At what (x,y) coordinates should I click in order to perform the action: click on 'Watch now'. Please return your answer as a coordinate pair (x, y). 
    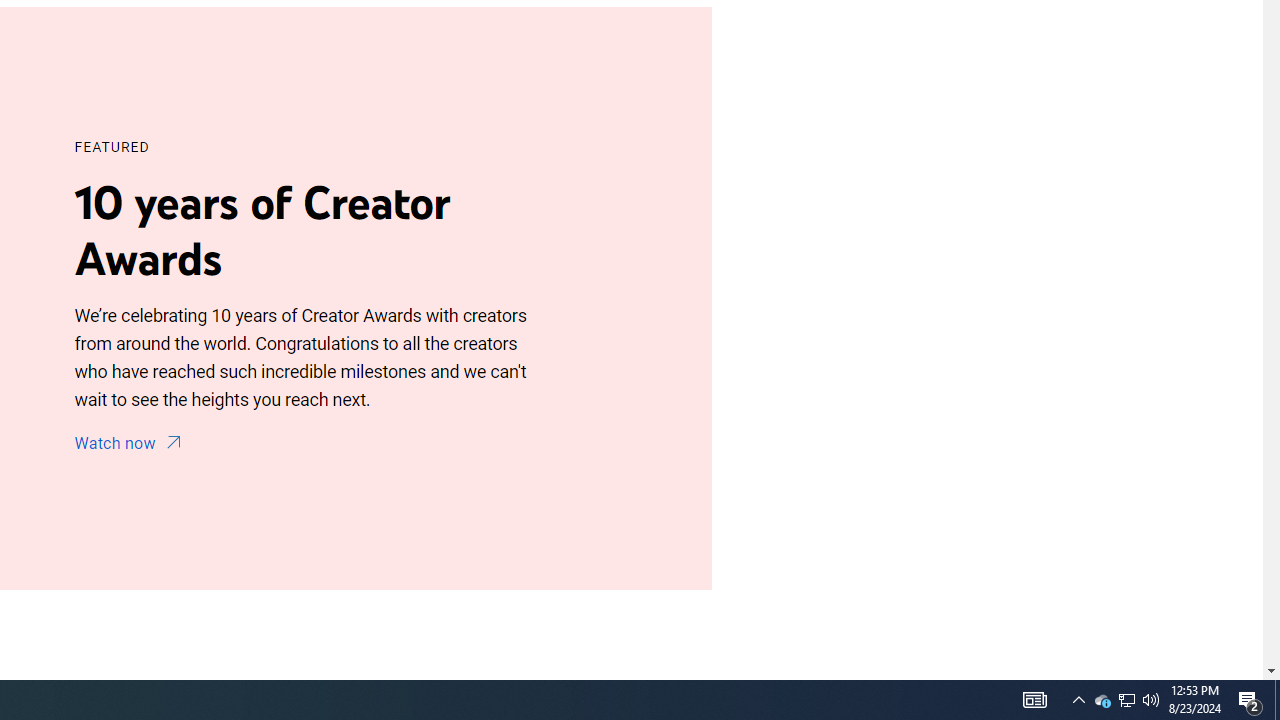
    Looking at the image, I should click on (130, 444).